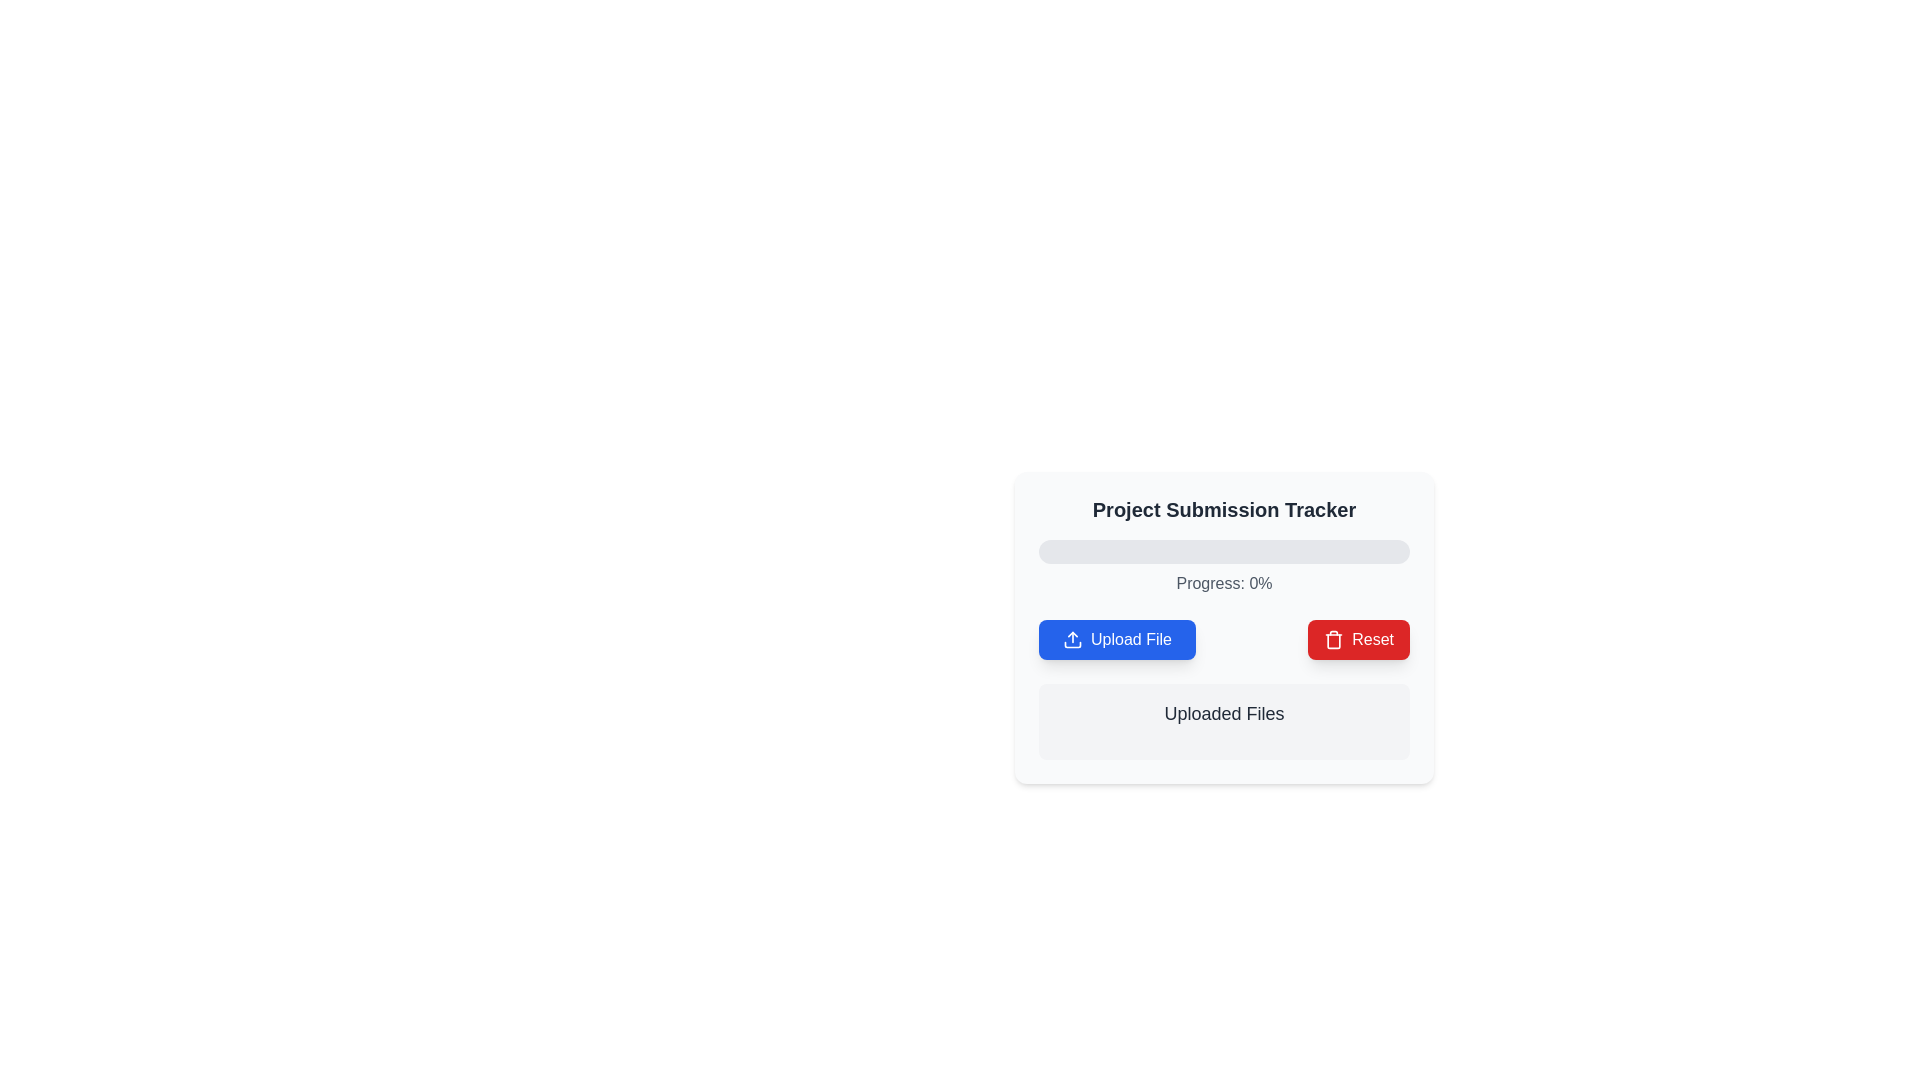 Image resolution: width=1920 pixels, height=1080 pixels. I want to click on the reset button located to the right of the 'Upload File' button in the 'Project Submission Tracker' interface to reset the progress or state related to file uploads, so click(1358, 640).